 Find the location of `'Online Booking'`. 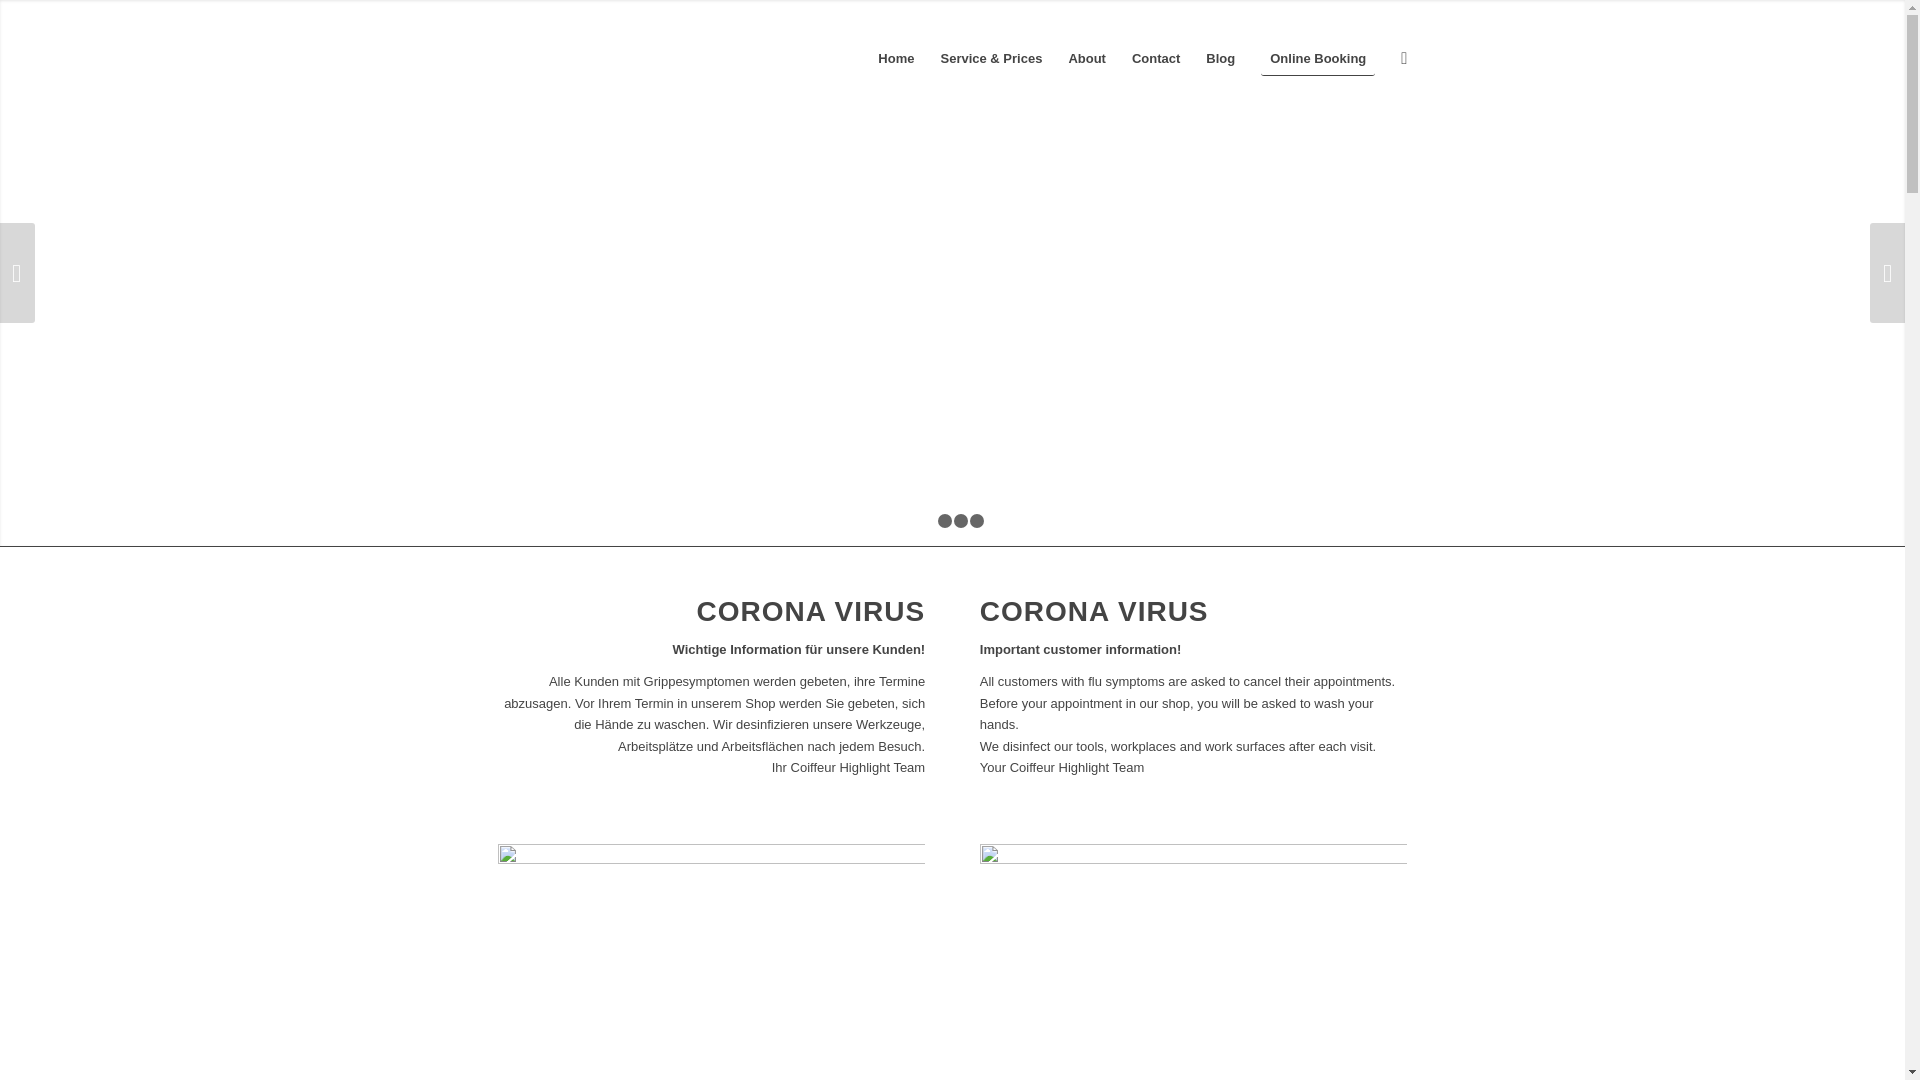

'Online Booking' is located at coordinates (1318, 57).